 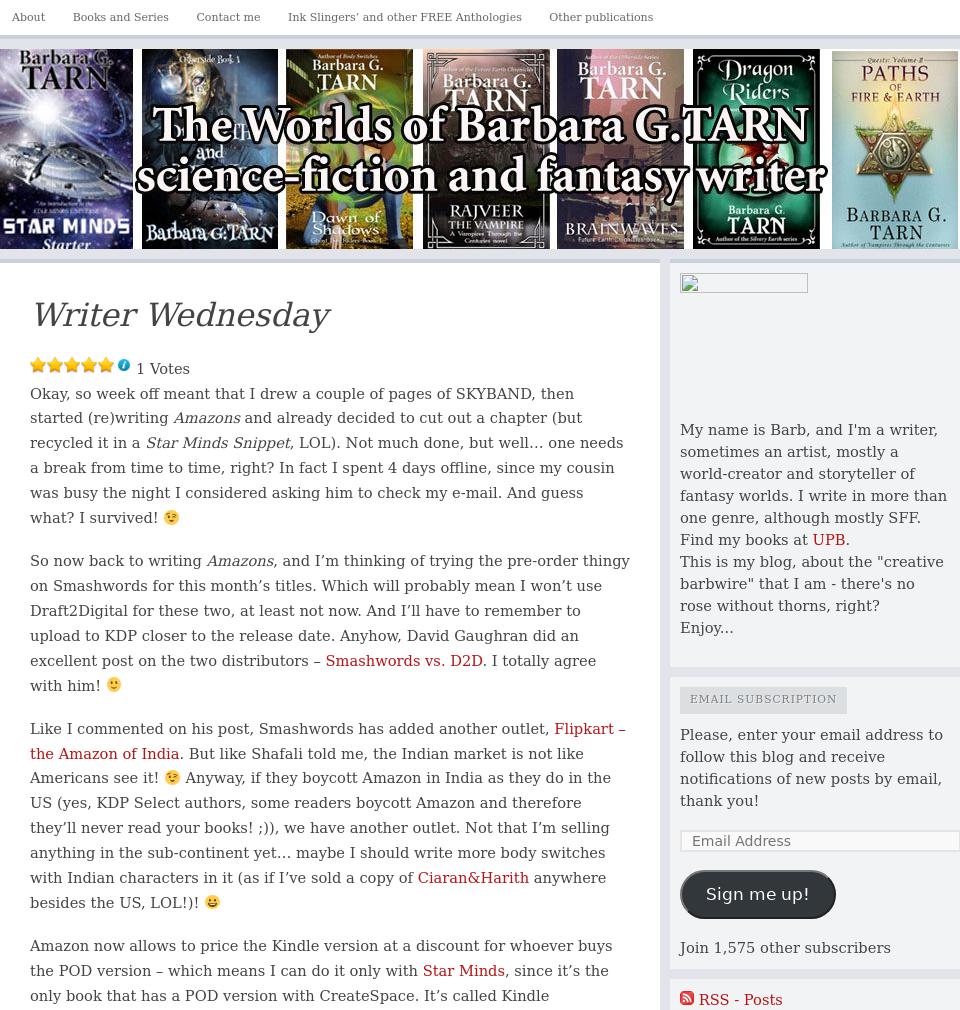 I want to click on 'UPB', so click(x=828, y=538).